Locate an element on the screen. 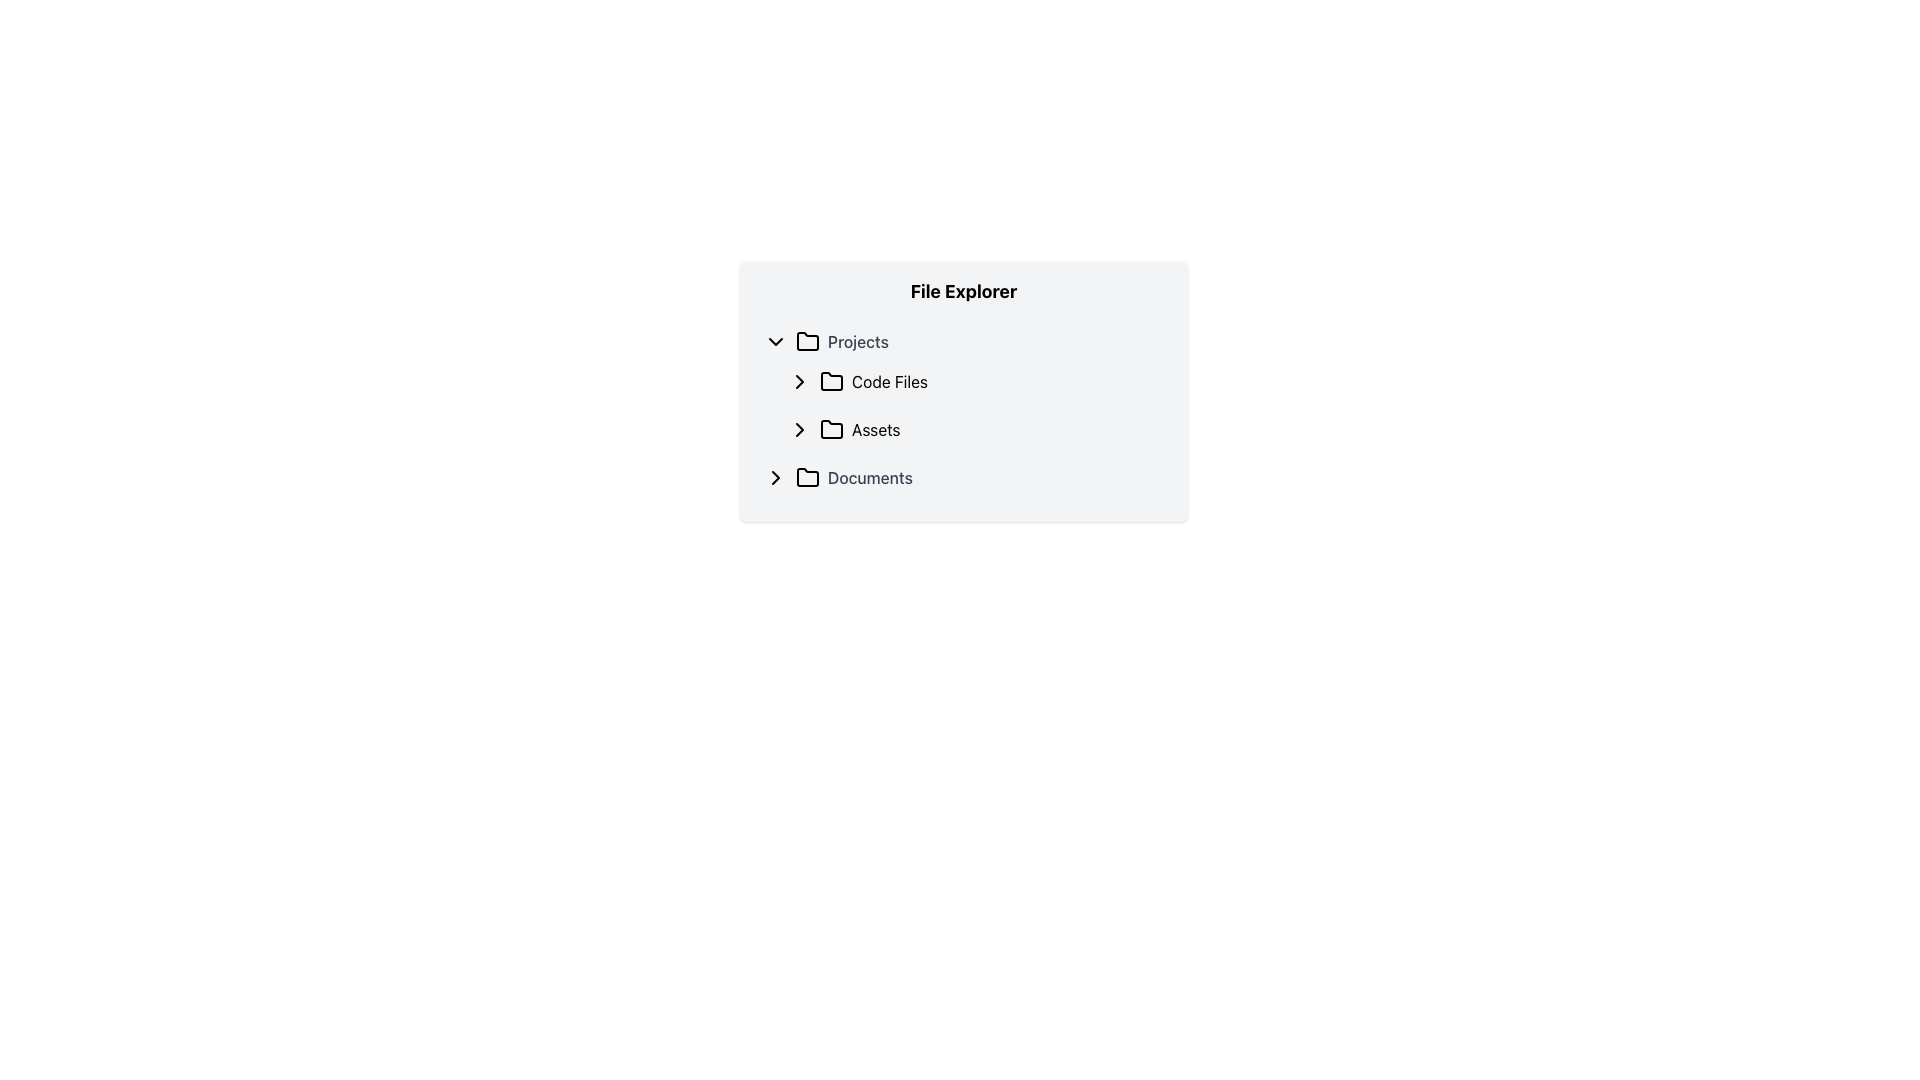  the 'Documents' folder icon is located at coordinates (807, 477).